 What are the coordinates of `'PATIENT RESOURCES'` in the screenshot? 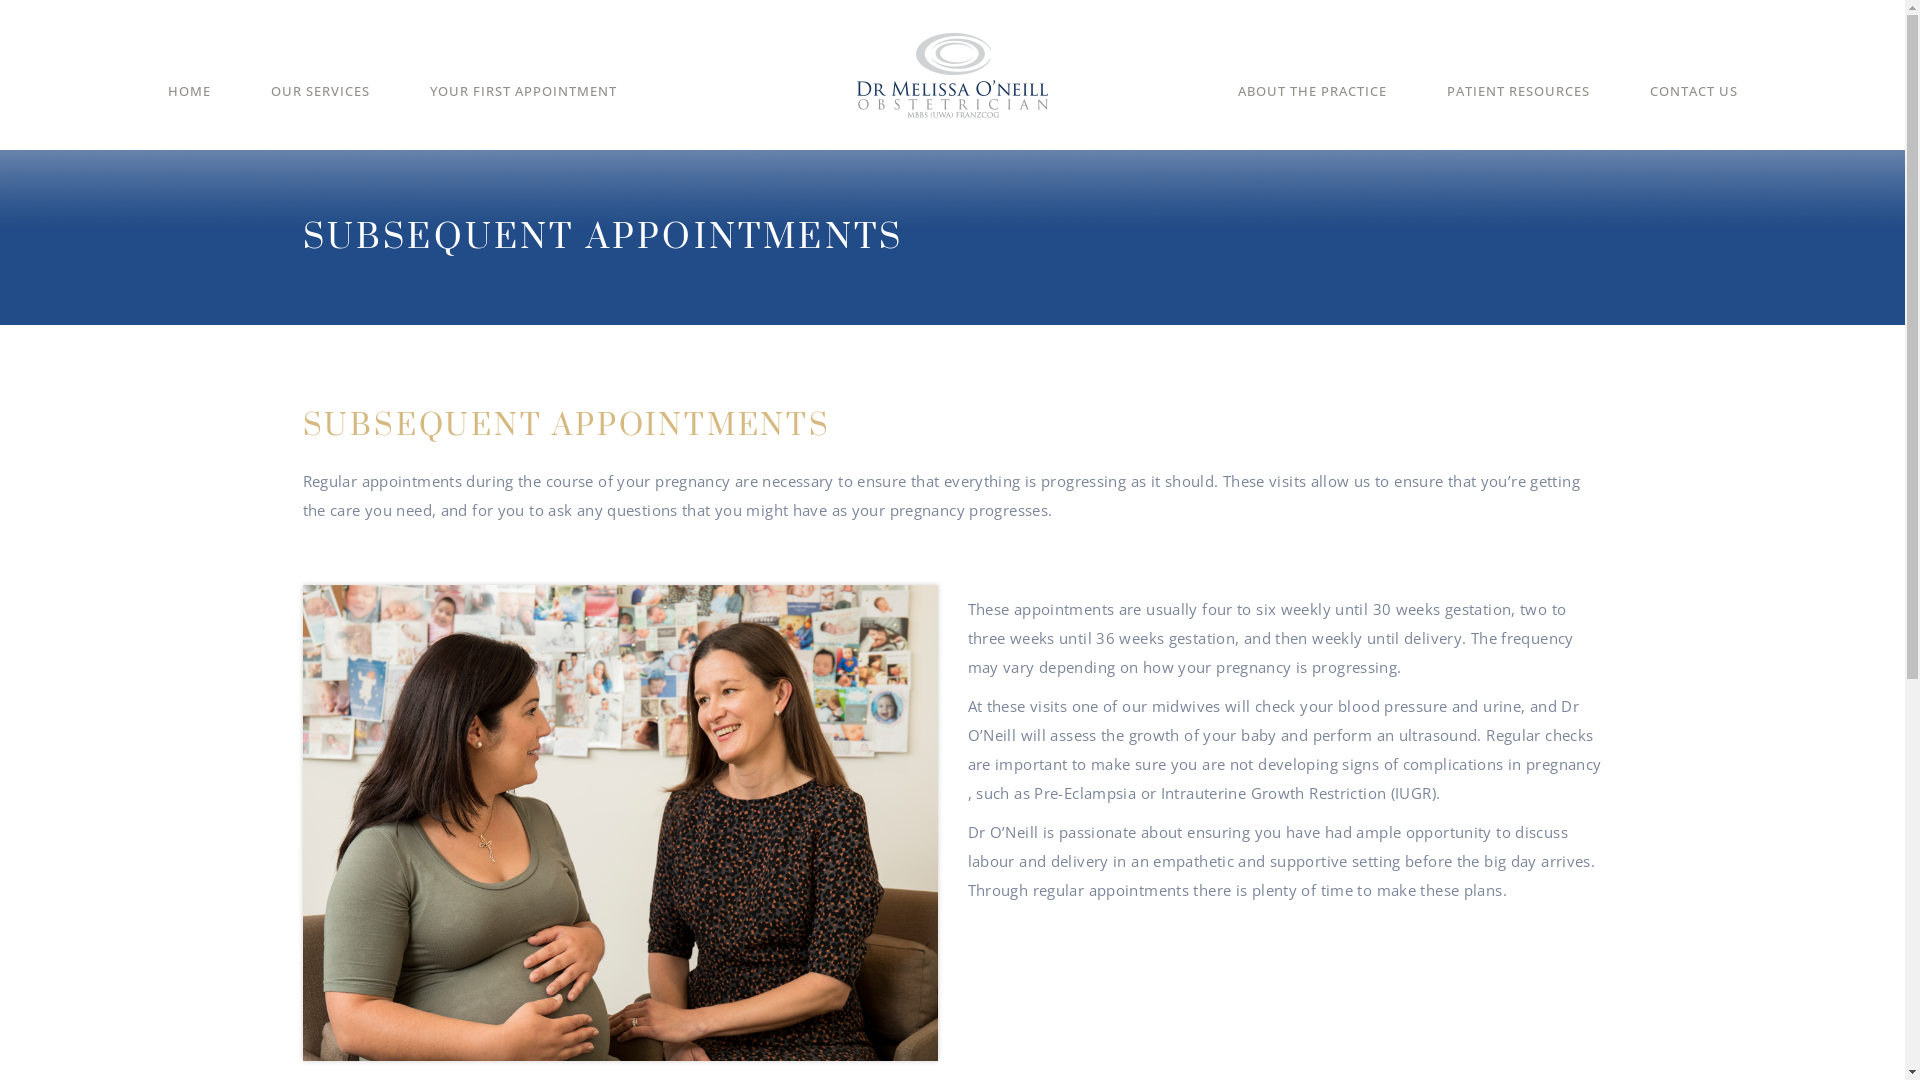 It's located at (1445, 105).